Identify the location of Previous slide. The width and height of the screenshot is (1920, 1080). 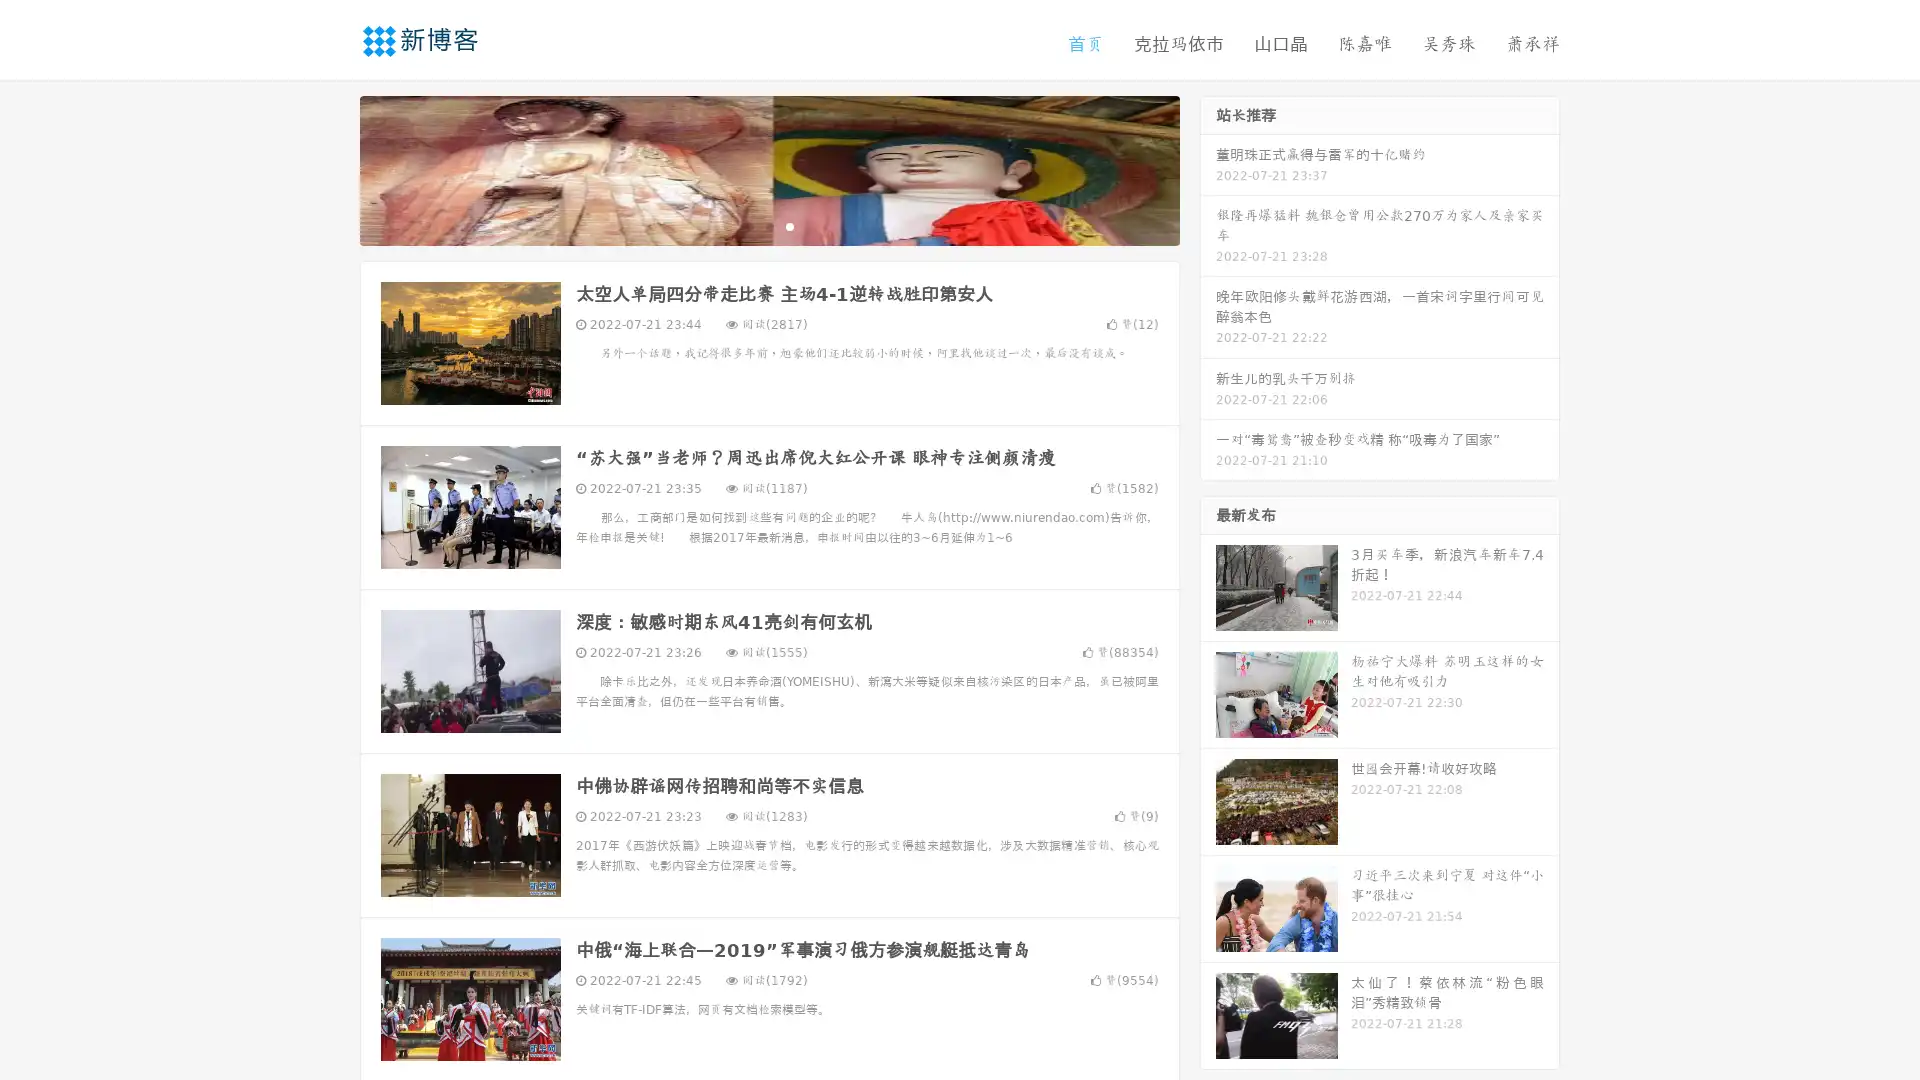
(330, 168).